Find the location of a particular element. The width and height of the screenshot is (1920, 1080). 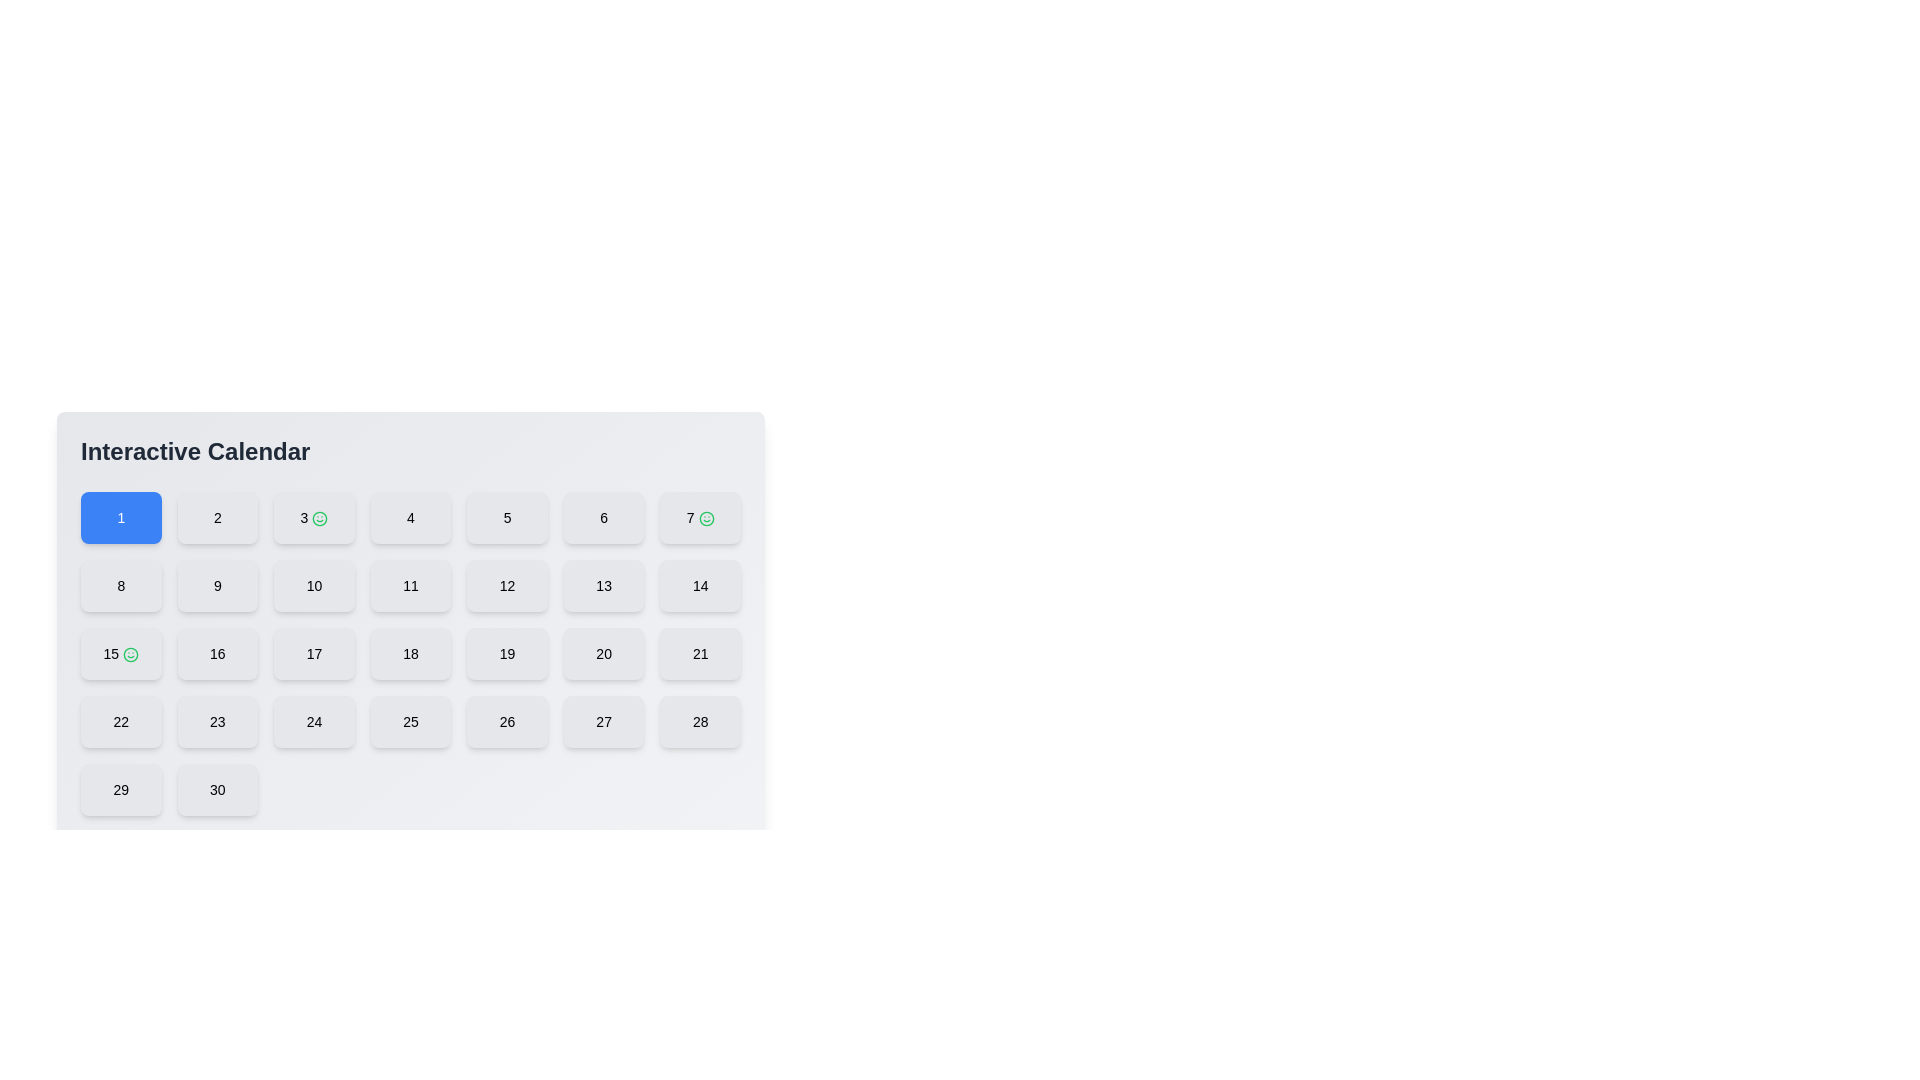

the interactive calendar grid for keyboard navigation by moving the mouse to the center of the grid layout is located at coordinates (410, 654).